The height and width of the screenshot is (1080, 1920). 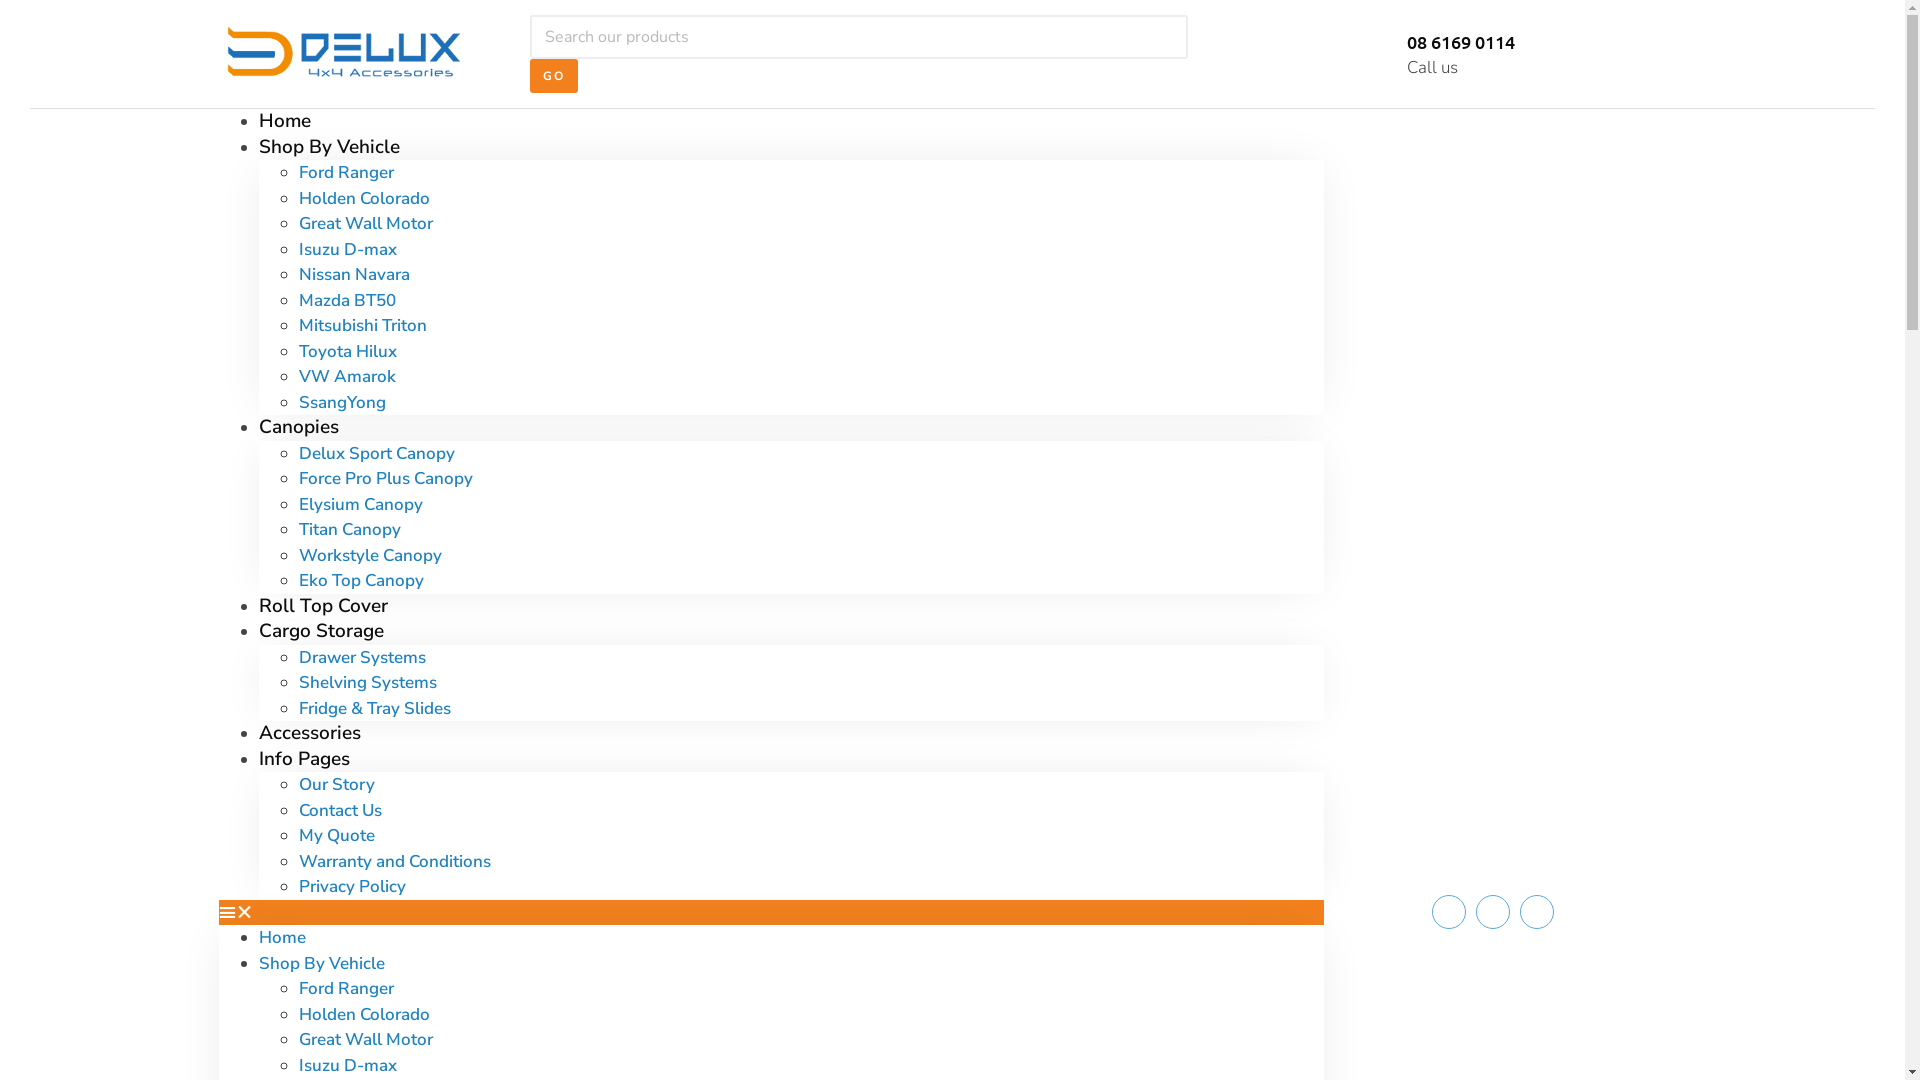 What do you see at coordinates (1460, 41) in the screenshot?
I see `'08 6169 0114'` at bounding box center [1460, 41].